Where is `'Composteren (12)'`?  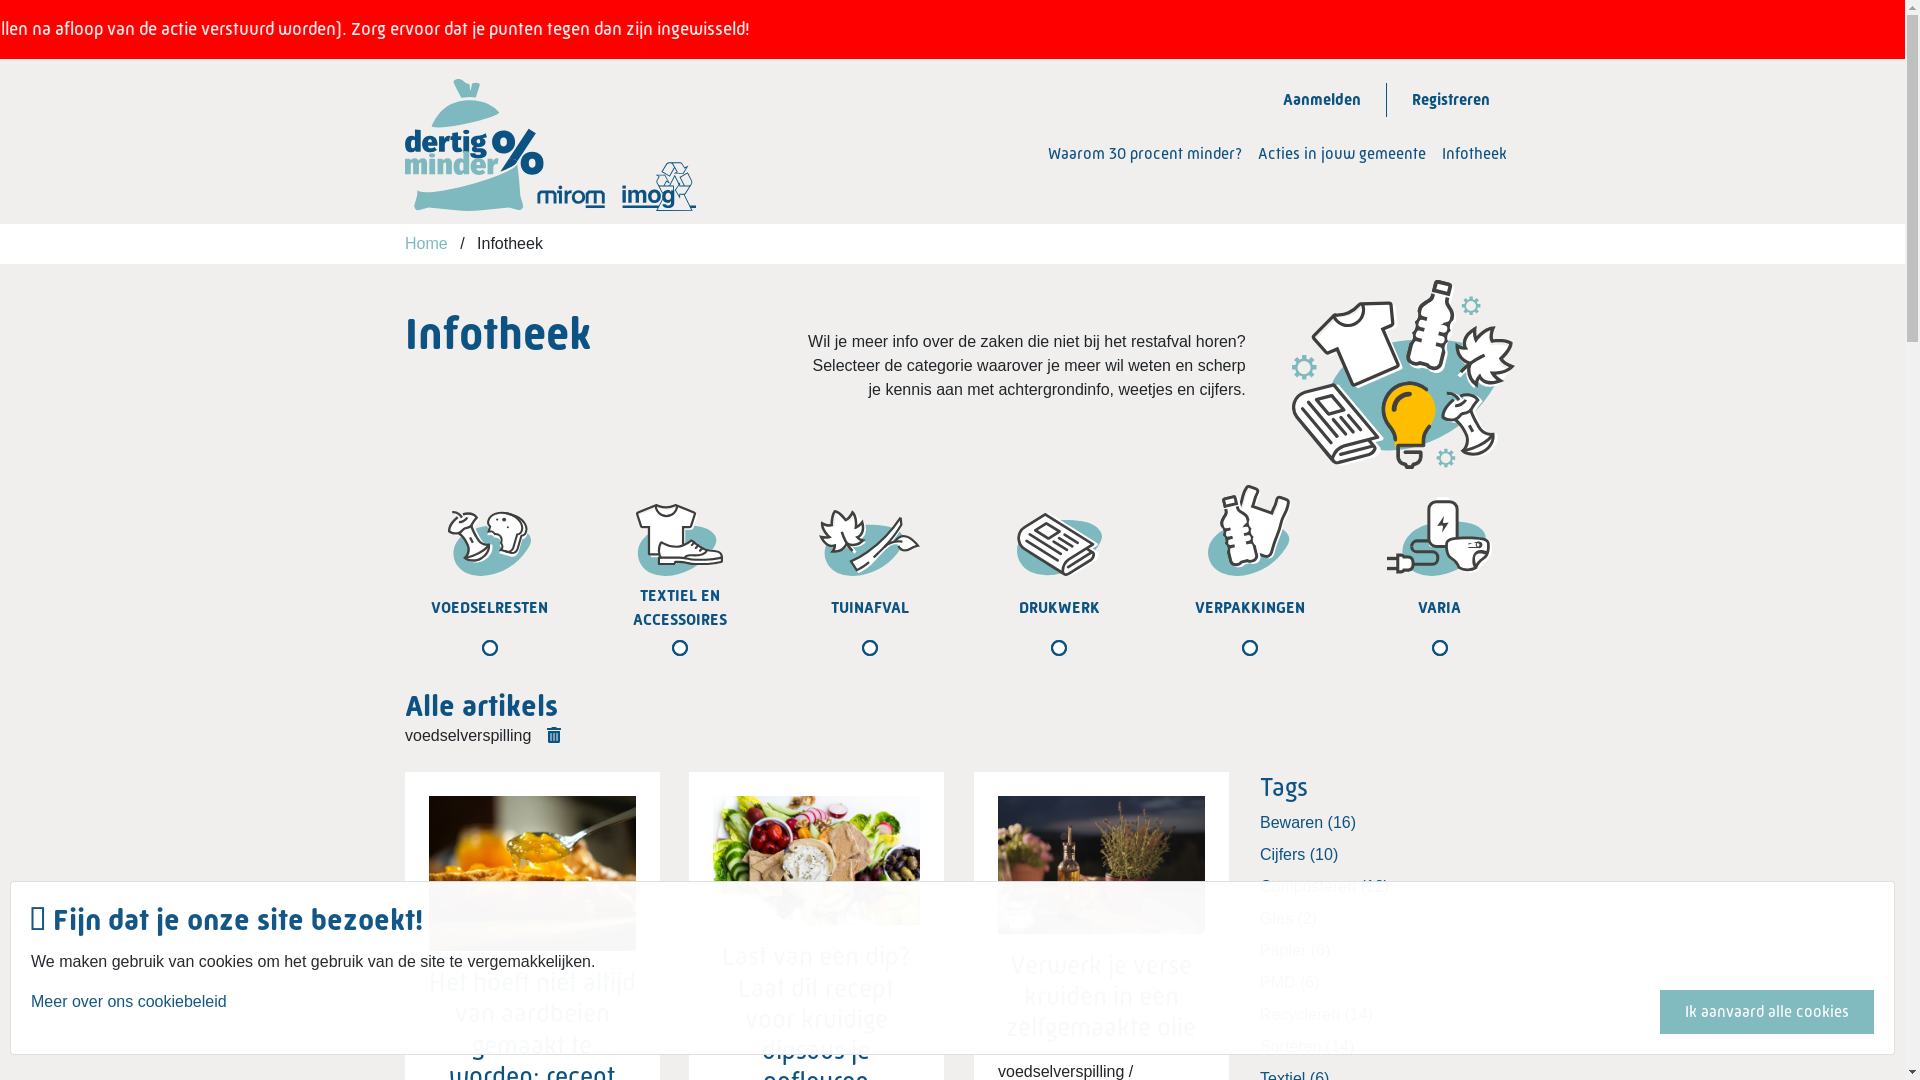
'Composteren (12)' is located at coordinates (1386, 886).